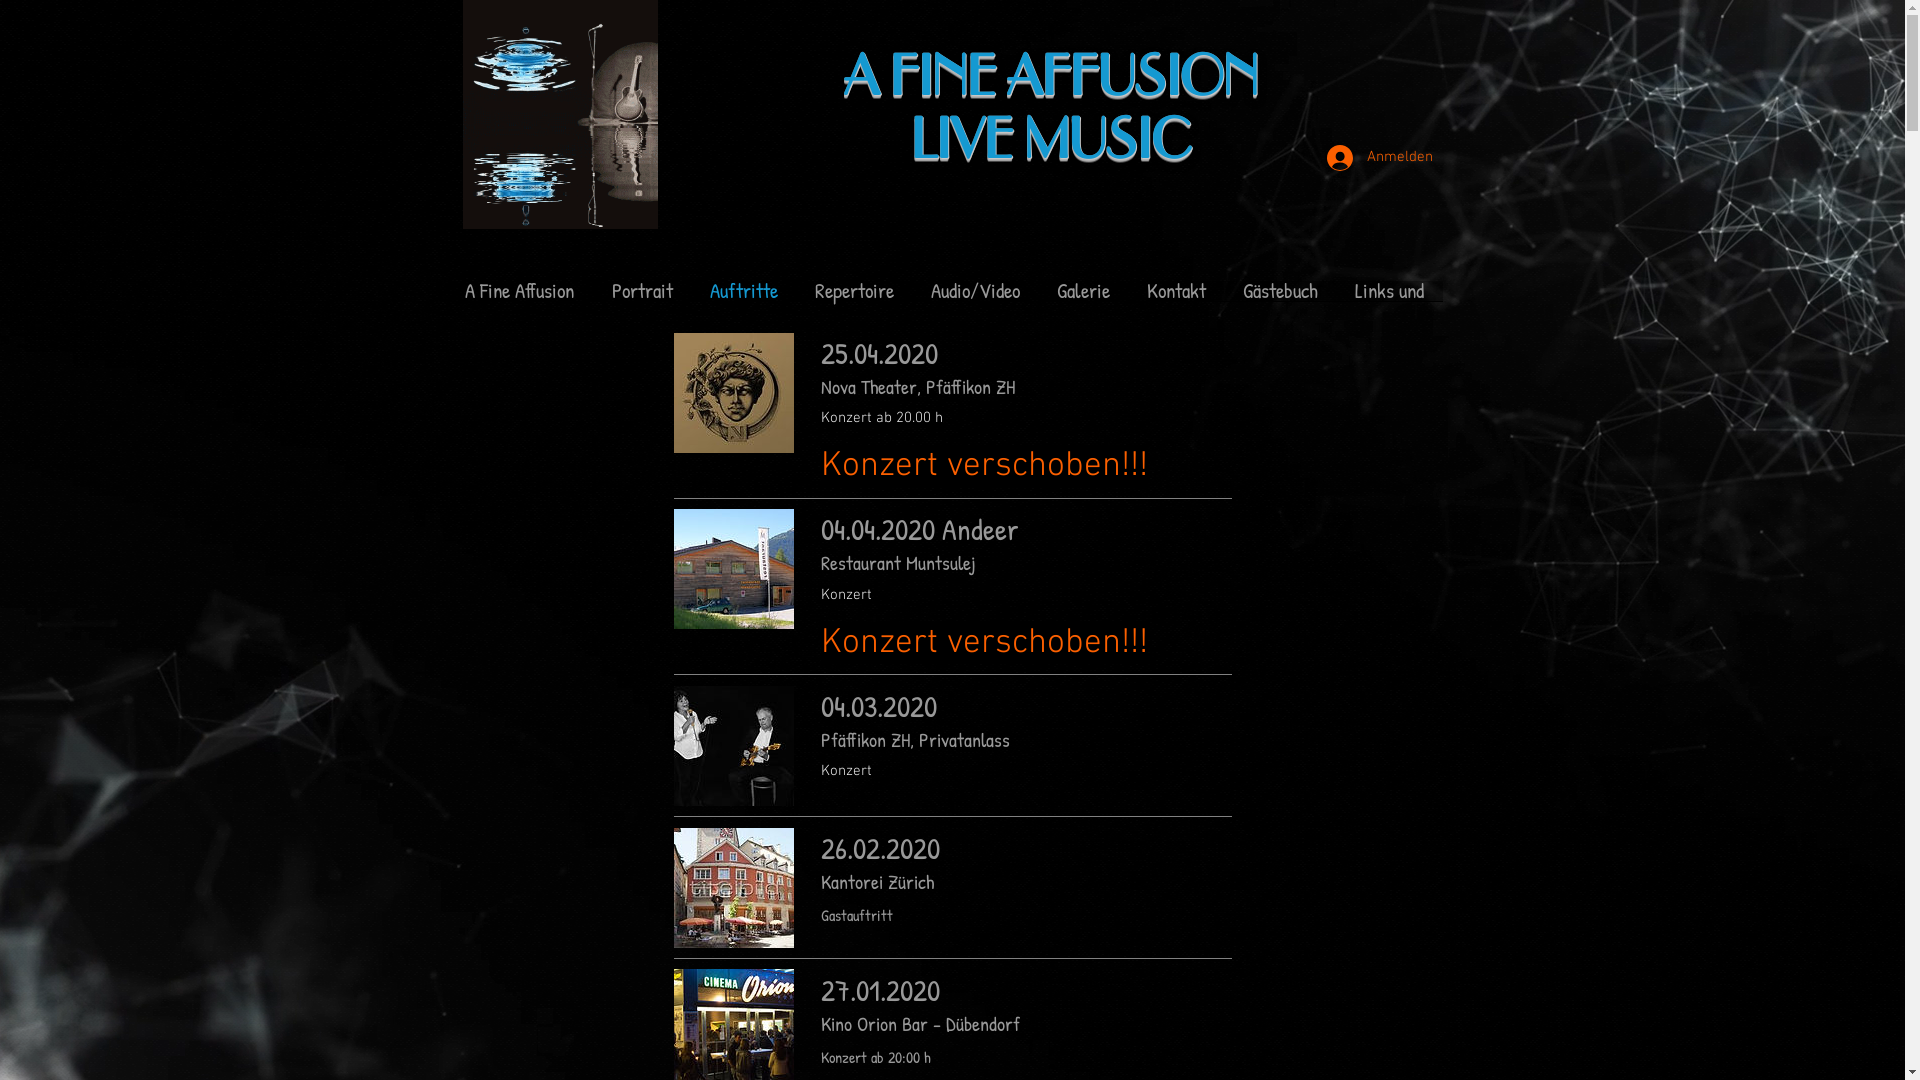  What do you see at coordinates (733, 569) in the screenshot?
I see `'Muntsulej.jpg'` at bounding box center [733, 569].